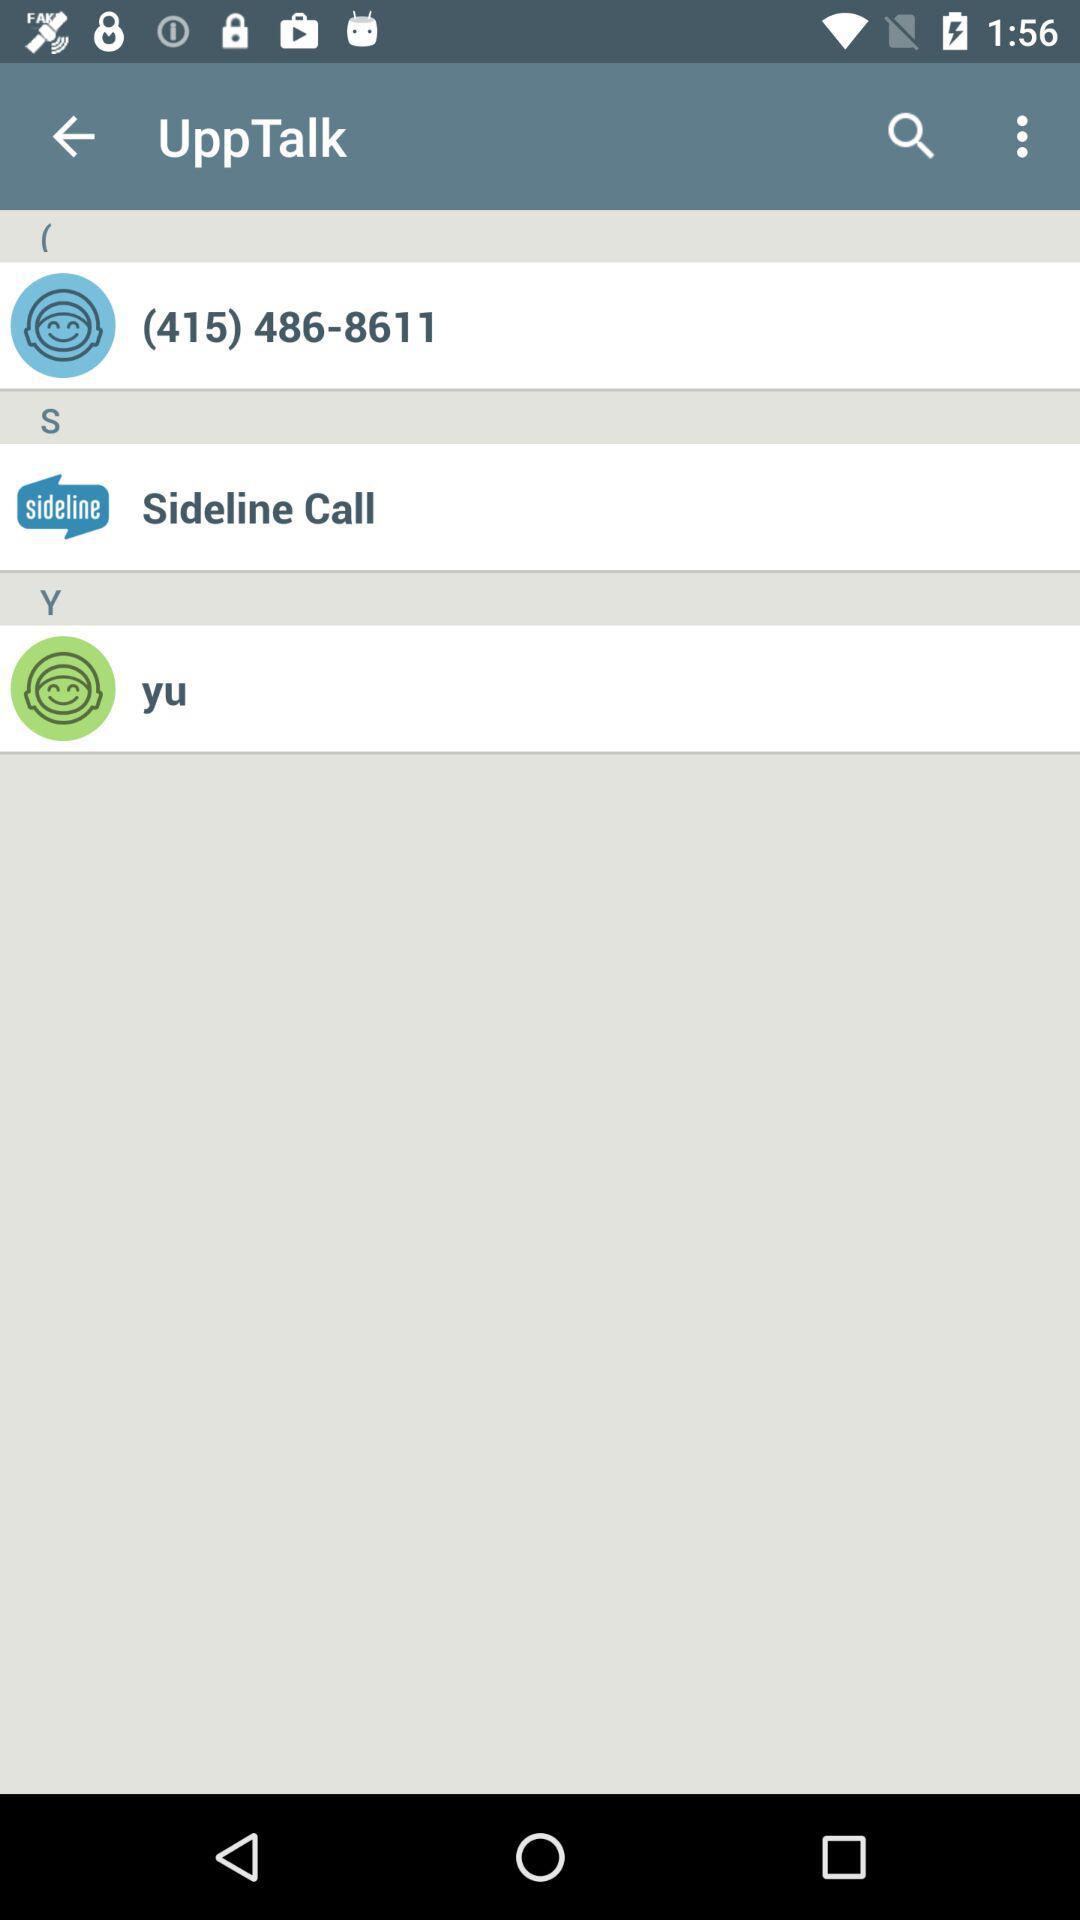  What do you see at coordinates (609, 325) in the screenshot?
I see `(415) 486-8611 icon` at bounding box center [609, 325].